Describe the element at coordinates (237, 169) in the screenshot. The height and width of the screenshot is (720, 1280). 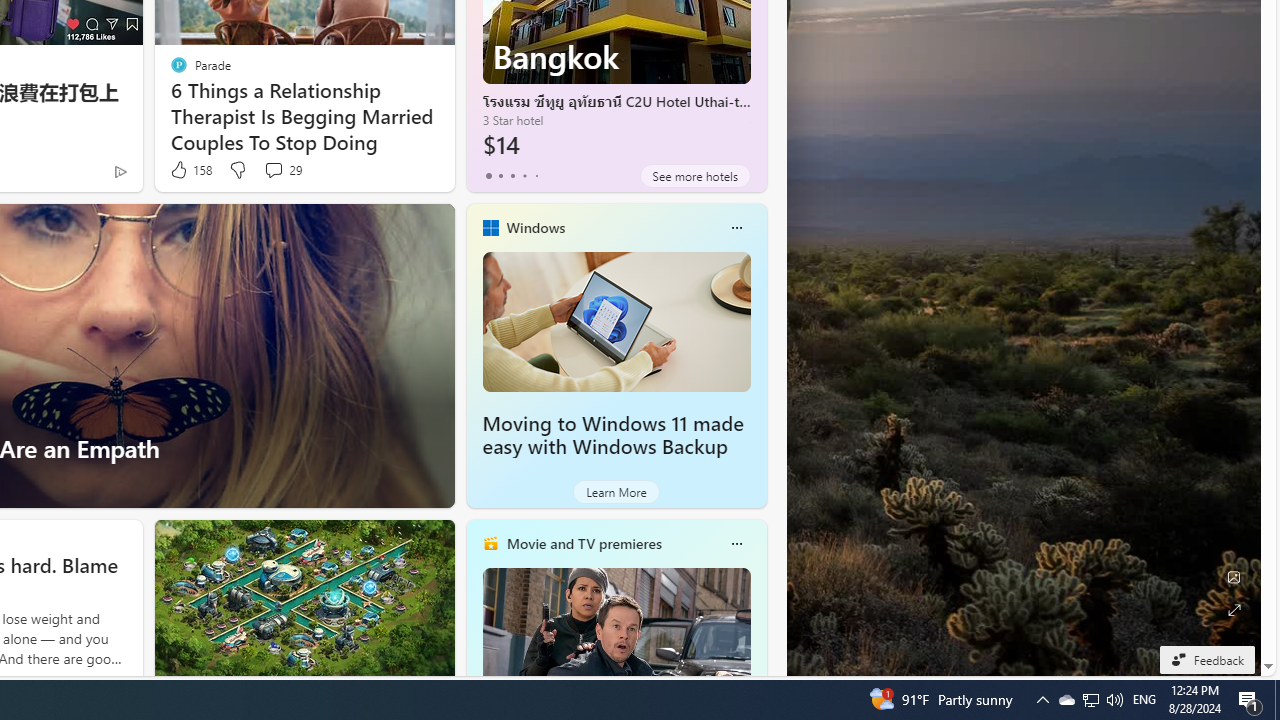
I see `'Dislike'` at that location.